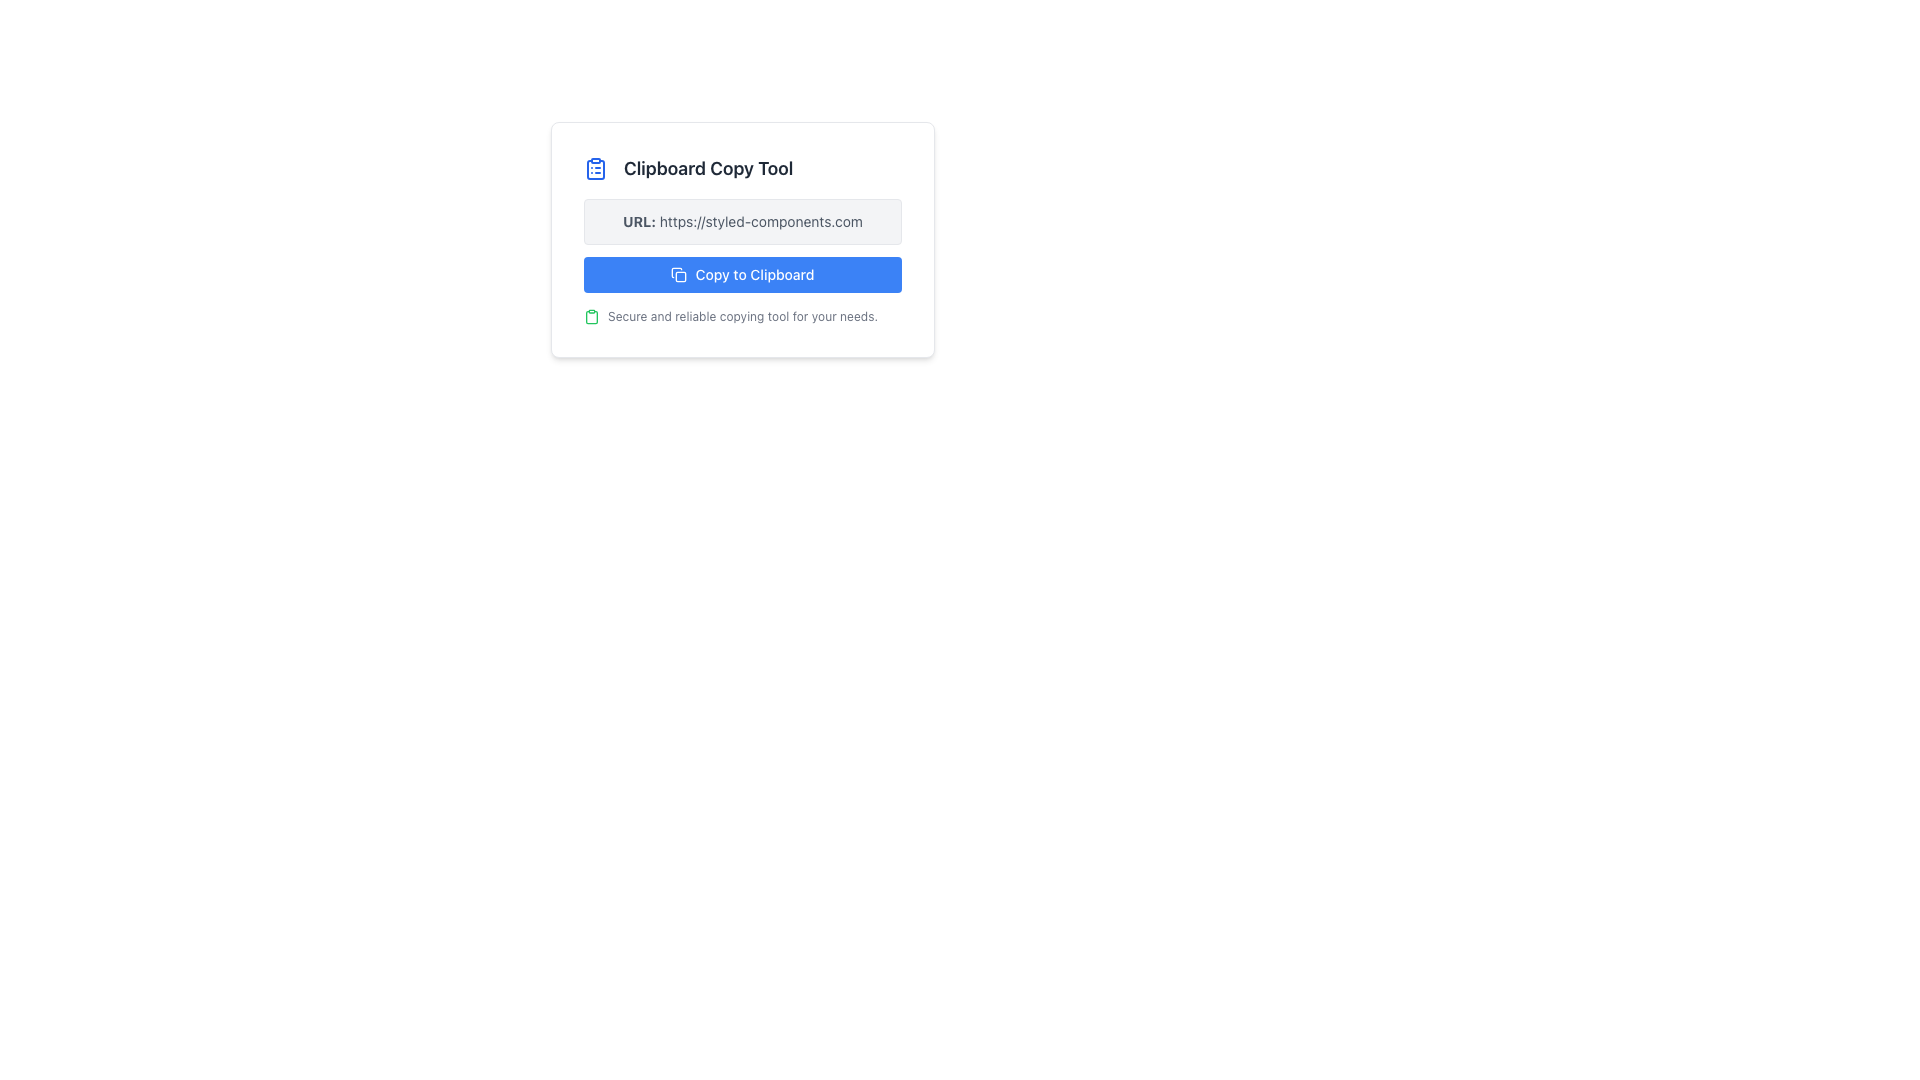 Image resolution: width=1920 pixels, height=1080 pixels. Describe the element at coordinates (590, 315) in the screenshot. I see `the clipboard icon` at that location.